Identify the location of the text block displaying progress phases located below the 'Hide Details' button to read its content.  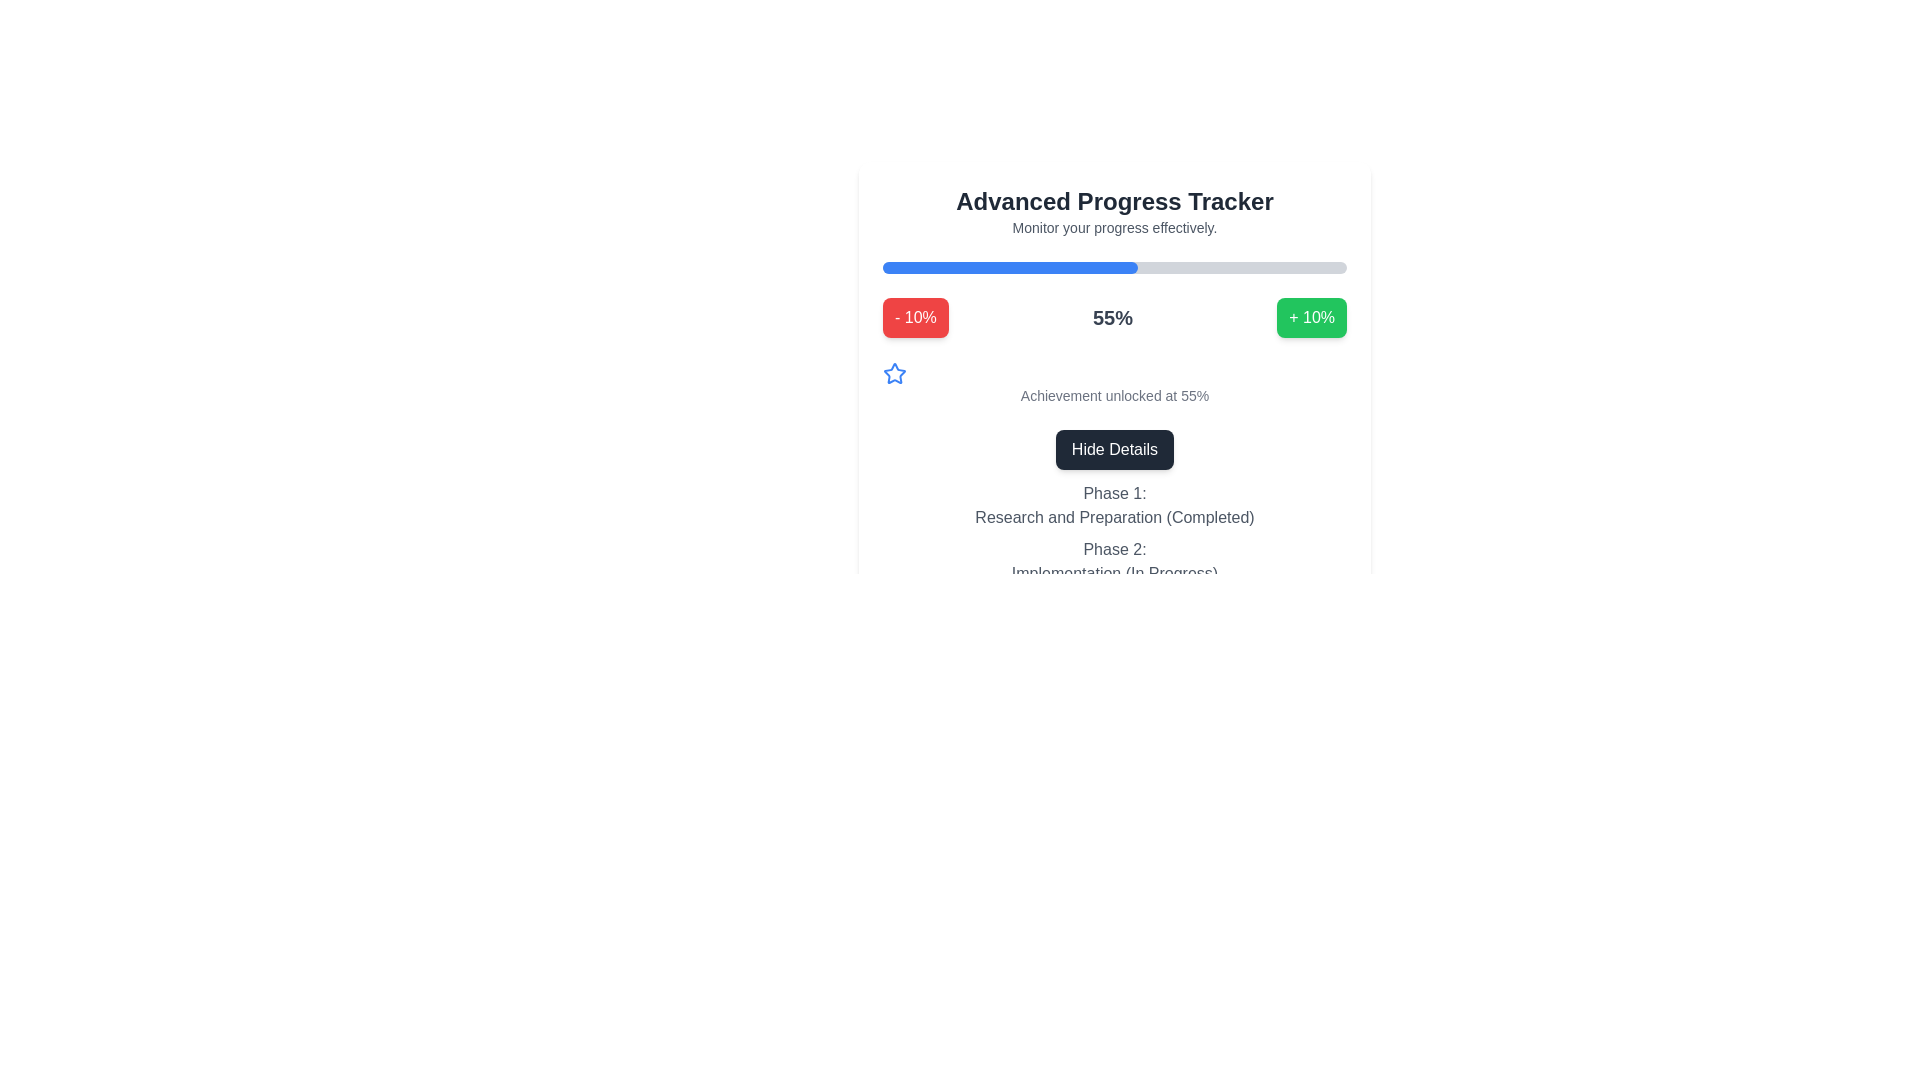
(1113, 535).